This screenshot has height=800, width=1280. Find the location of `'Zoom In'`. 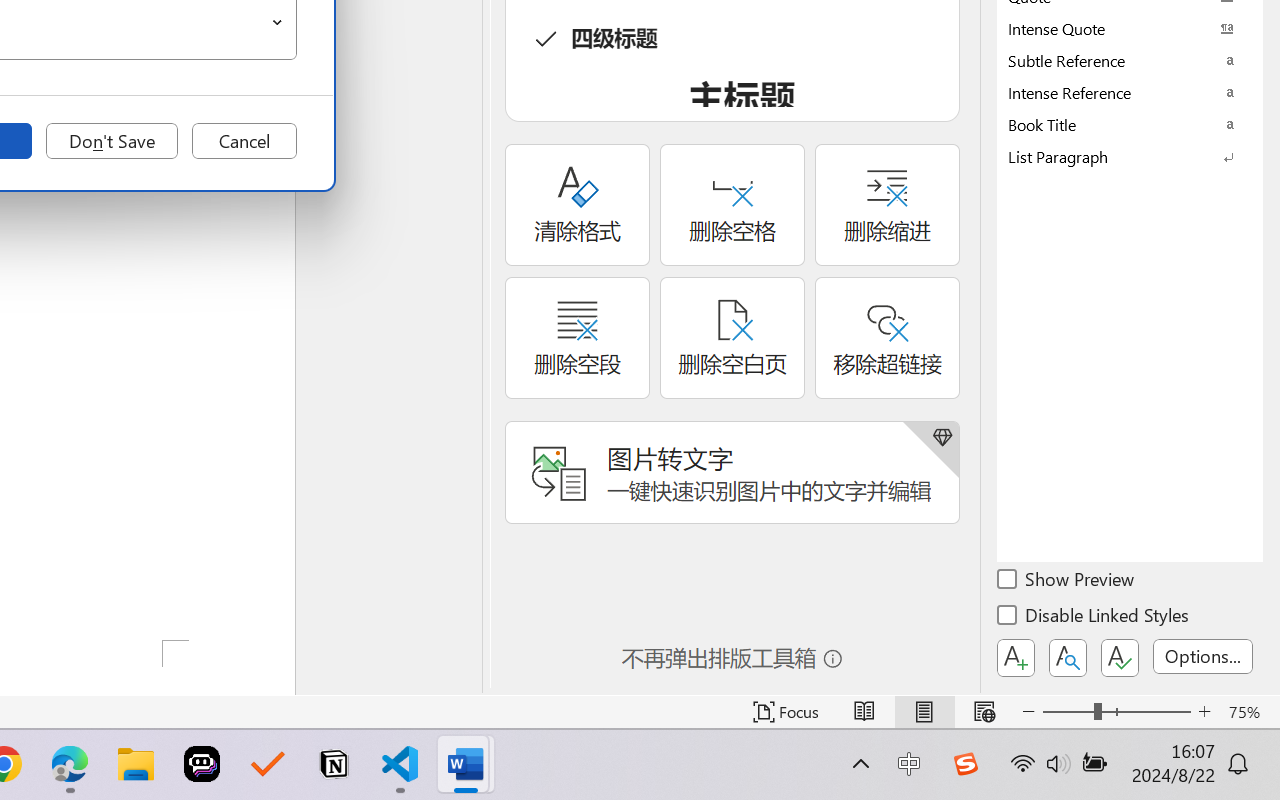

'Zoom In' is located at coordinates (1204, 711).